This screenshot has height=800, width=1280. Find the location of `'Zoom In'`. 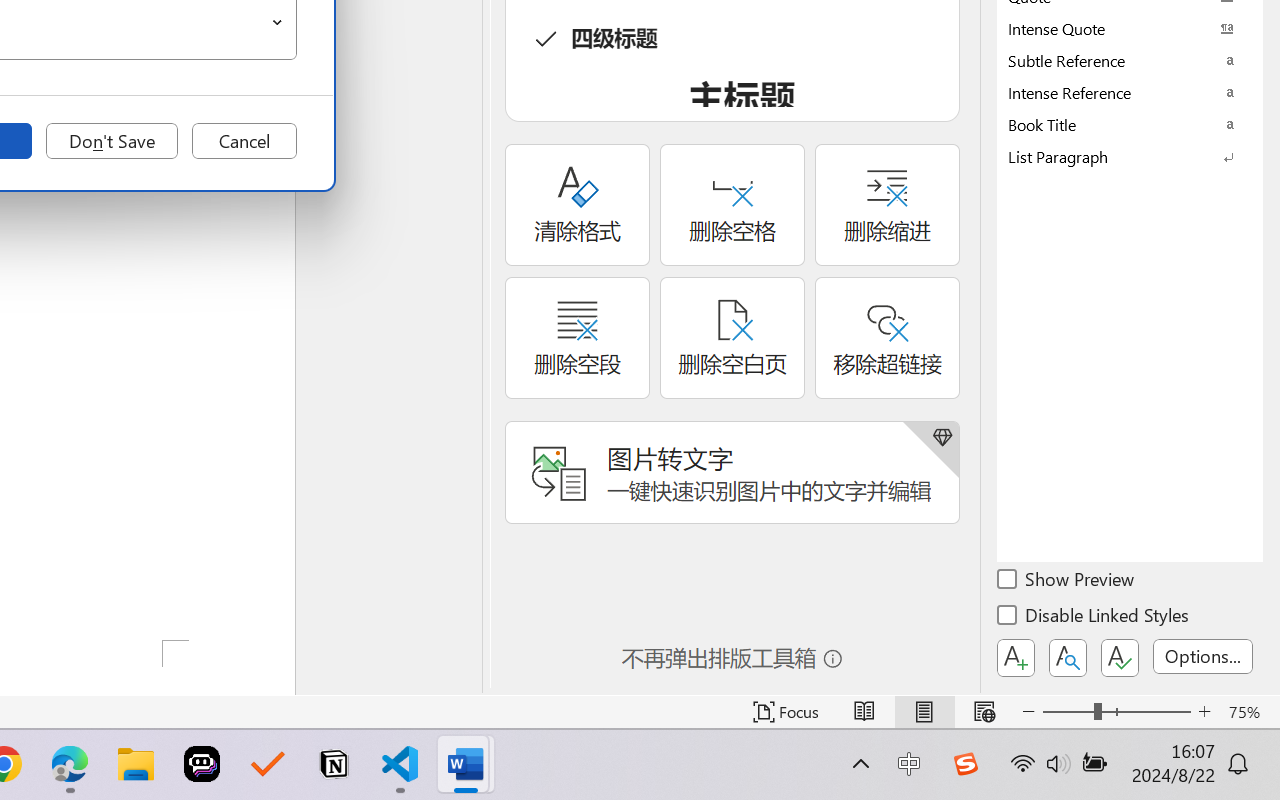

'Zoom In' is located at coordinates (1204, 711).